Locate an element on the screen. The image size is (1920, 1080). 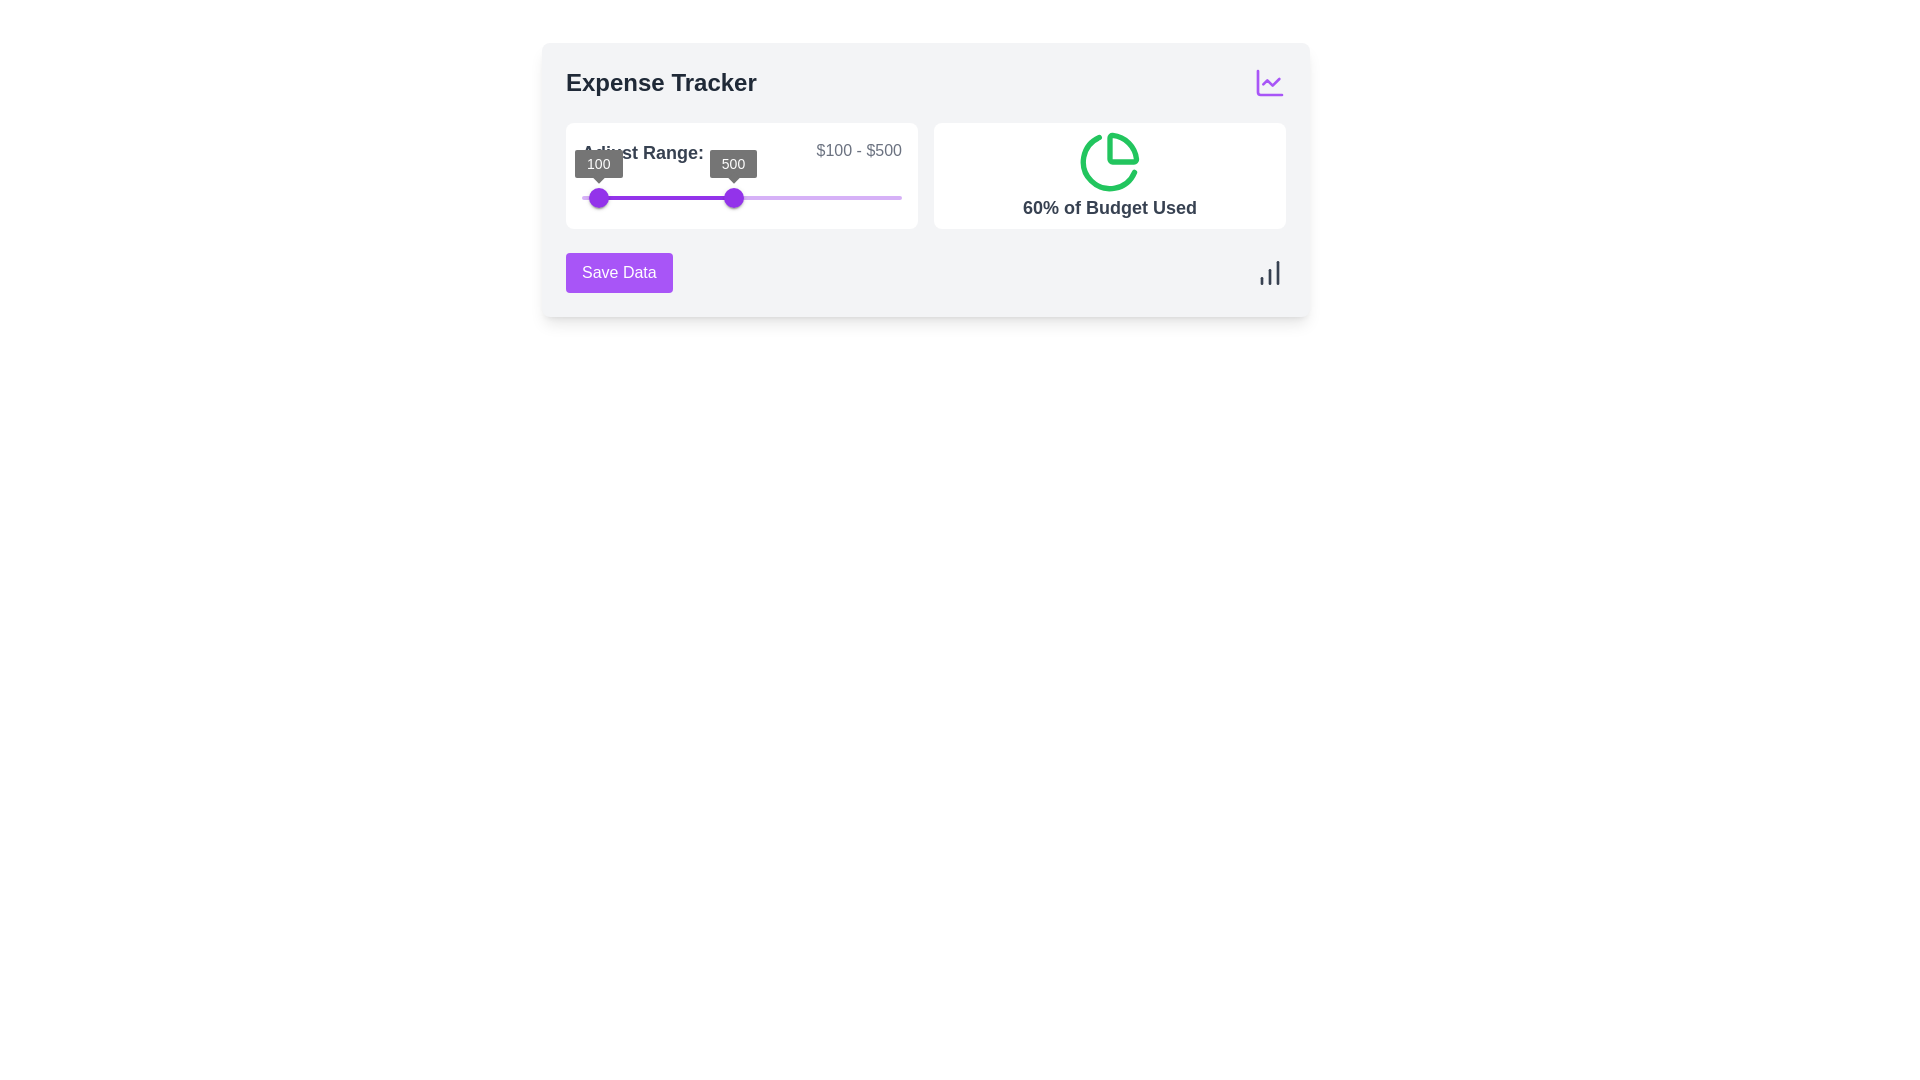
the slider is located at coordinates (974, 197).